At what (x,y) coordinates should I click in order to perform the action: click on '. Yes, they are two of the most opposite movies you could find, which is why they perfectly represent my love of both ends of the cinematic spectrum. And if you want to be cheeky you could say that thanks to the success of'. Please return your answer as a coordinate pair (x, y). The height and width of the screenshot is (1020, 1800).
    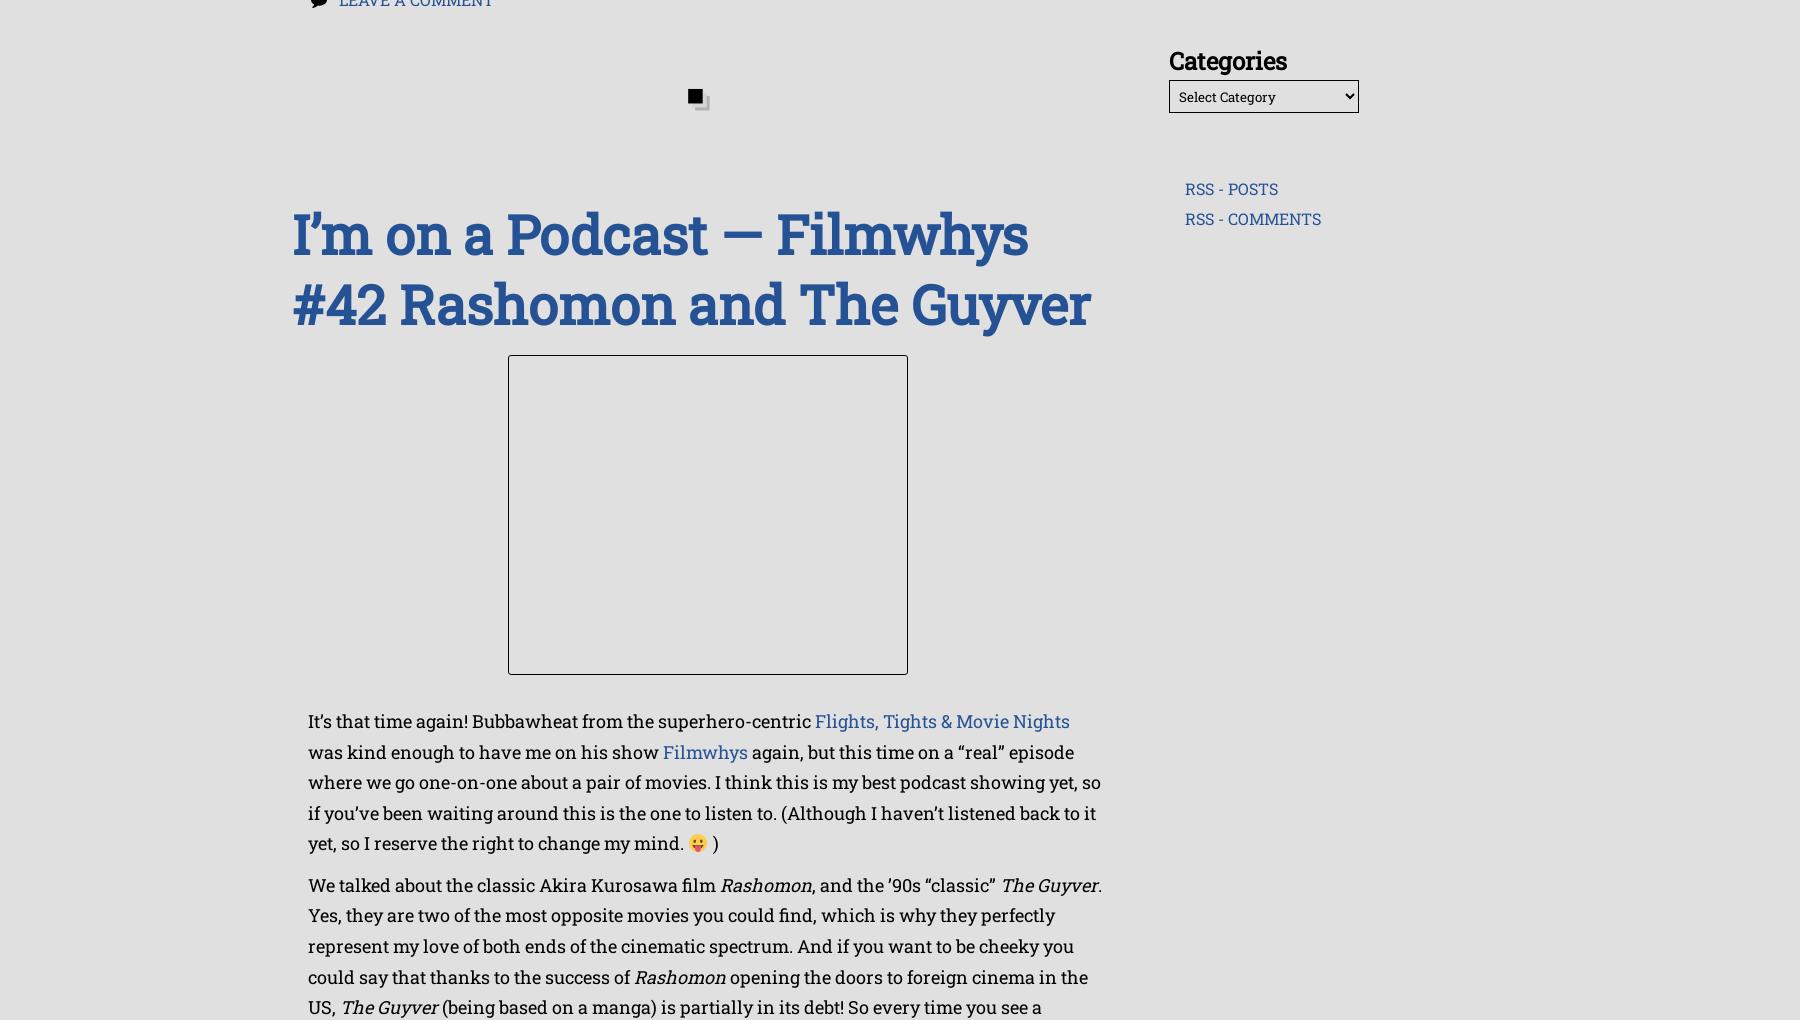
    Looking at the image, I should click on (704, 930).